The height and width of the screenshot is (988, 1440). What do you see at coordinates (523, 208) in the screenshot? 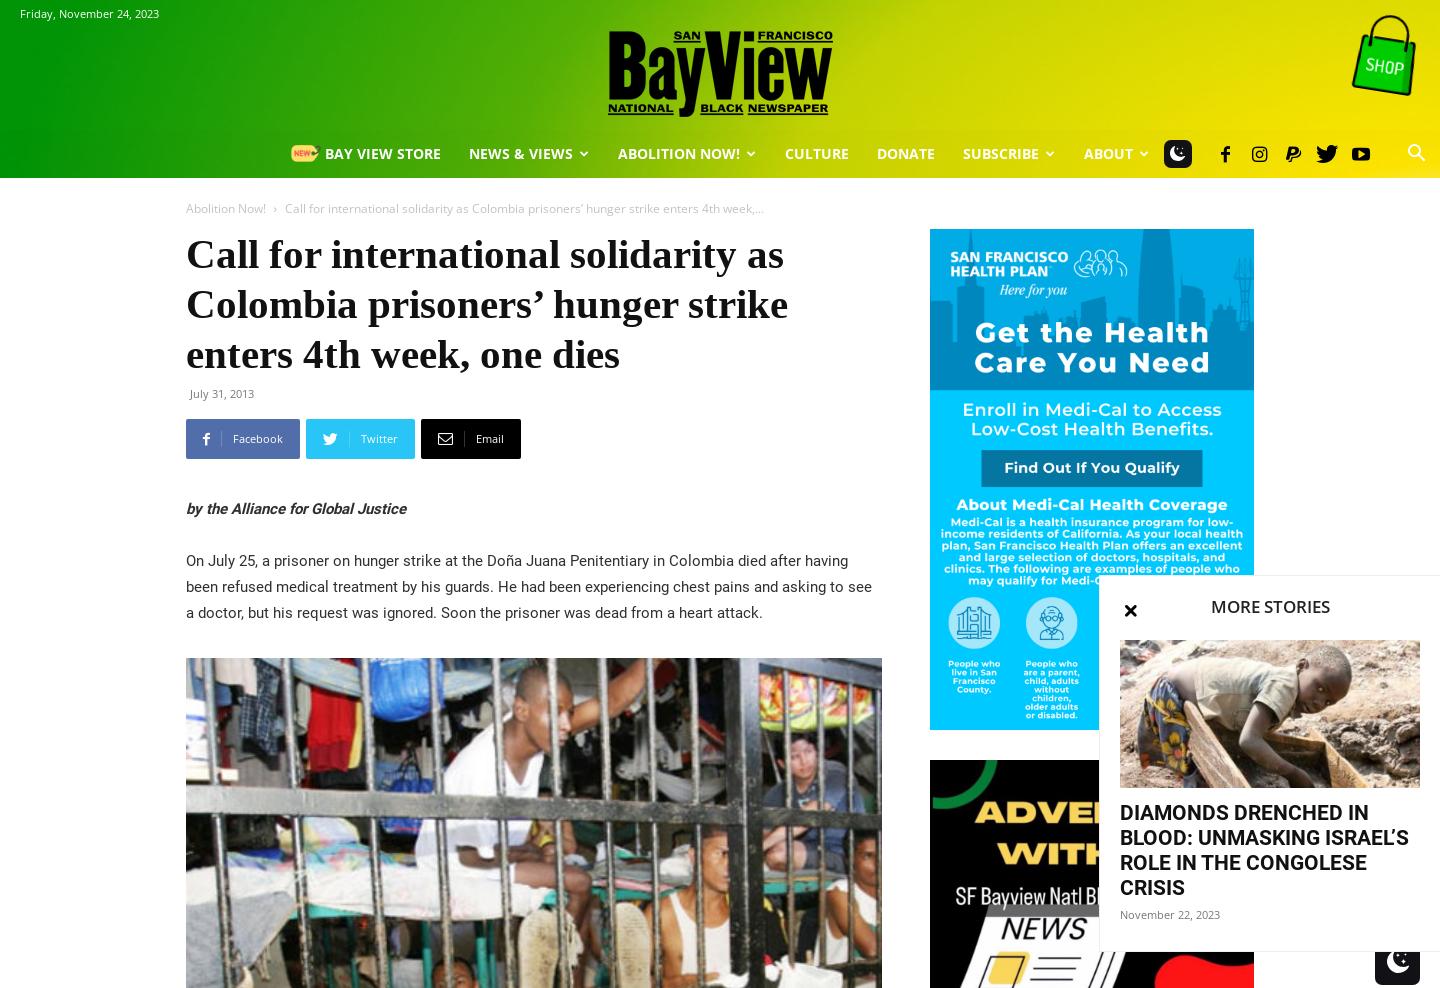
I see `'Call for international solidarity as Colombia prisoners’ hunger strike enters 4th week,...'` at bounding box center [523, 208].